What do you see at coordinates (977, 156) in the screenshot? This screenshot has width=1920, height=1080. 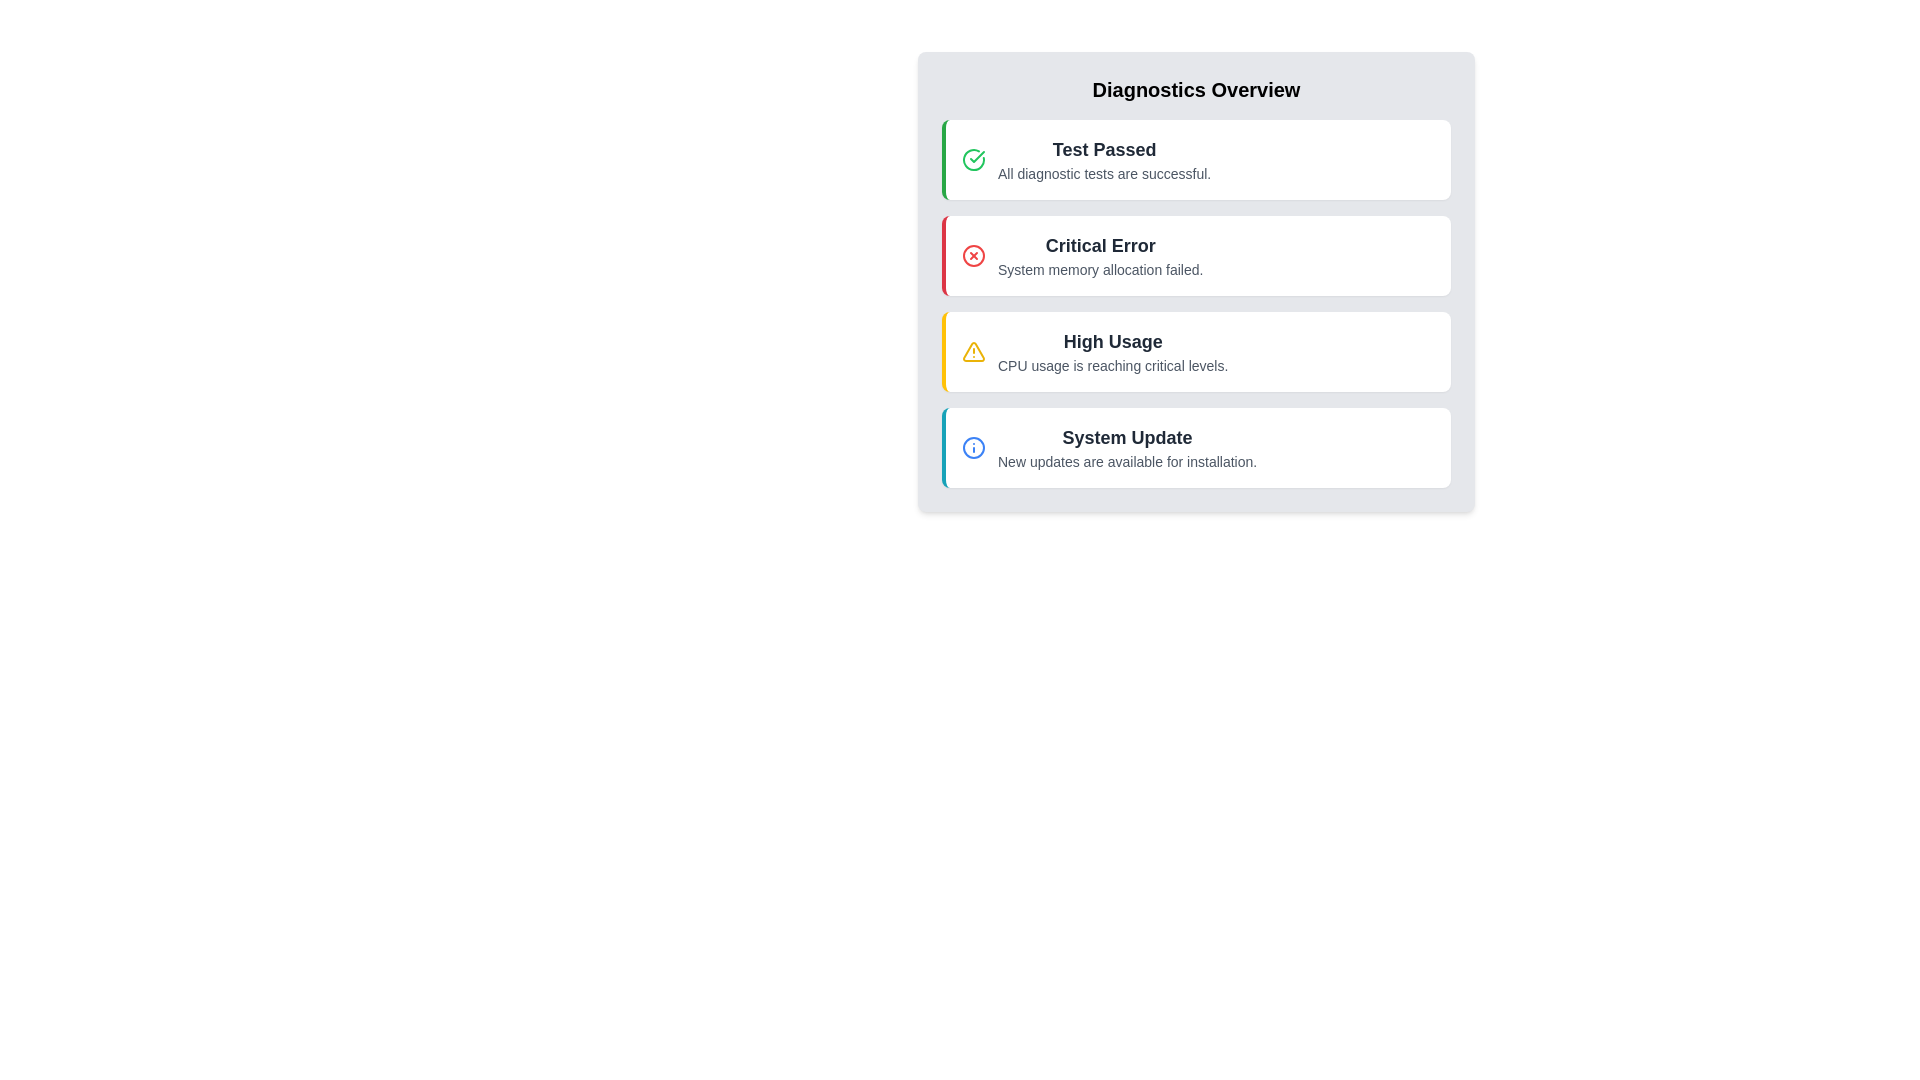 I see `the 'Test Passed' icon in the Diagnostics Overview section to visually confirm the item's successful status` at bounding box center [977, 156].